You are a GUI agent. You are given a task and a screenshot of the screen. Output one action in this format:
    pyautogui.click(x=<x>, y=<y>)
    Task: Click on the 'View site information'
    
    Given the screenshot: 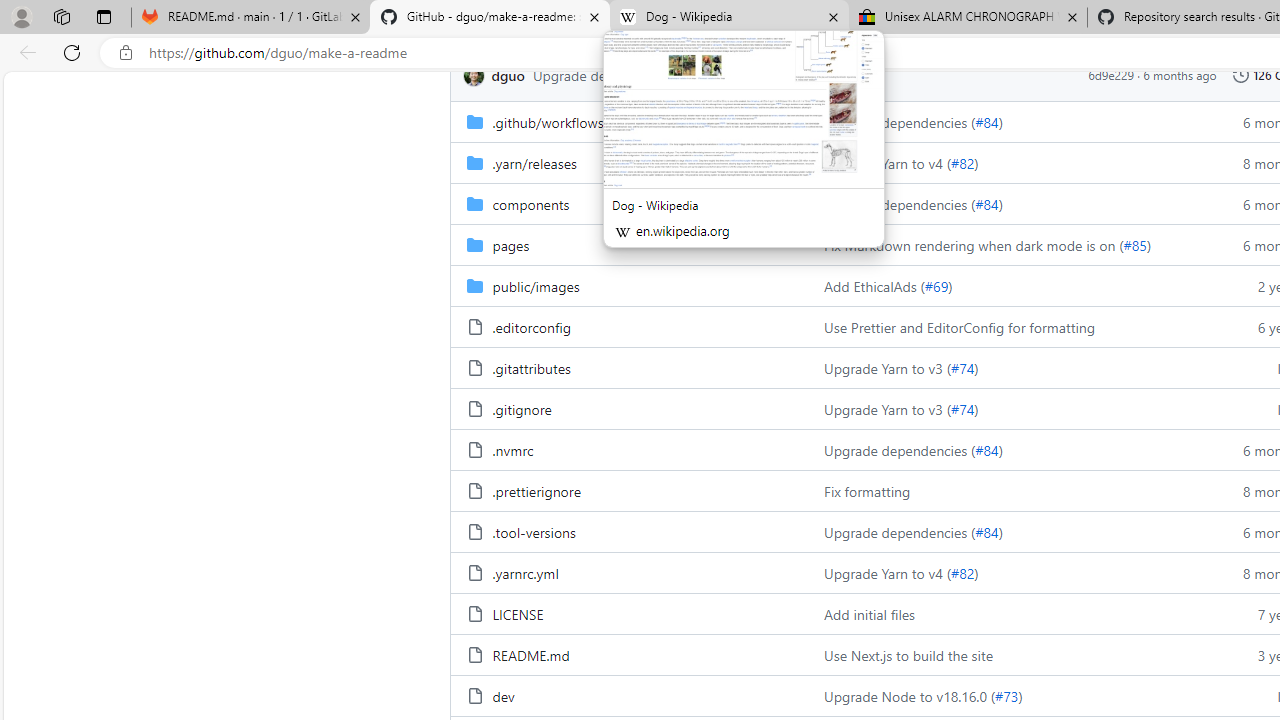 What is the action you would take?
    pyautogui.click(x=125, y=52)
    